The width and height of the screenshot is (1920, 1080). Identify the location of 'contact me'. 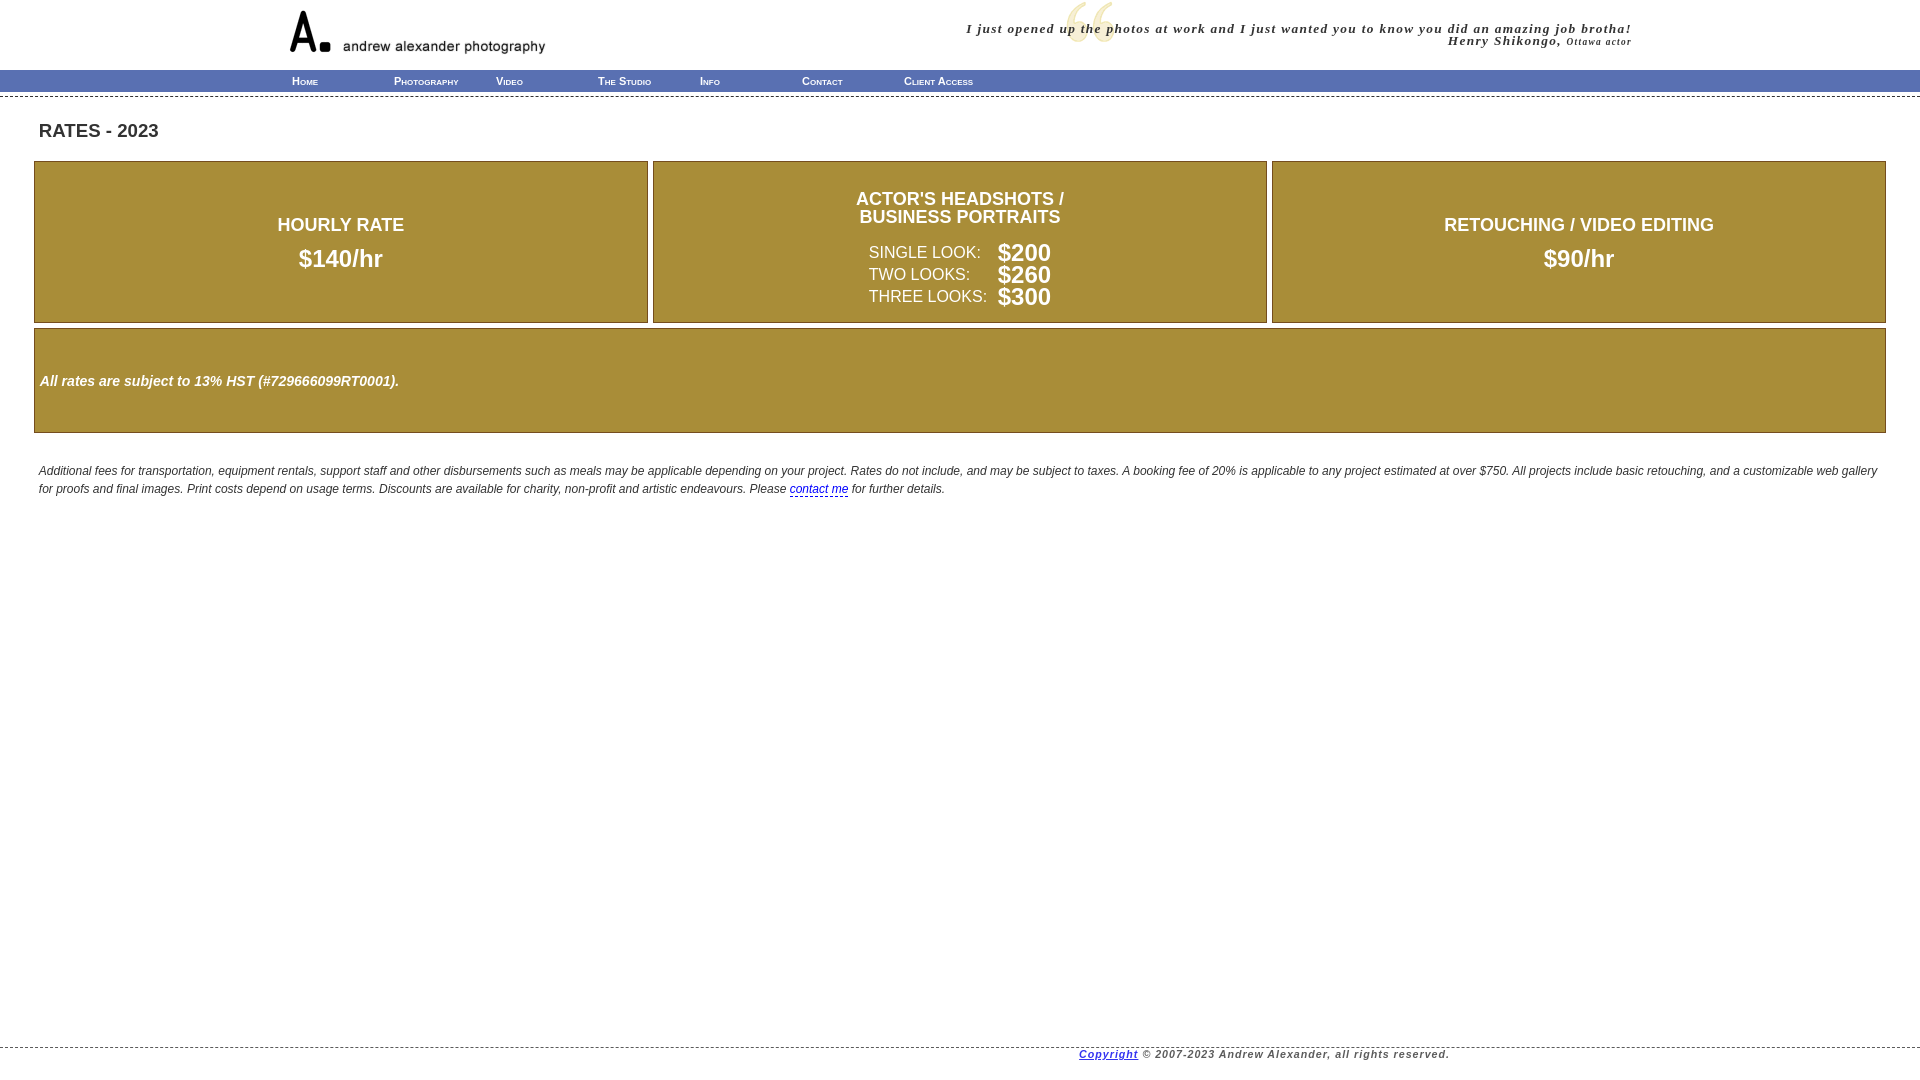
(819, 489).